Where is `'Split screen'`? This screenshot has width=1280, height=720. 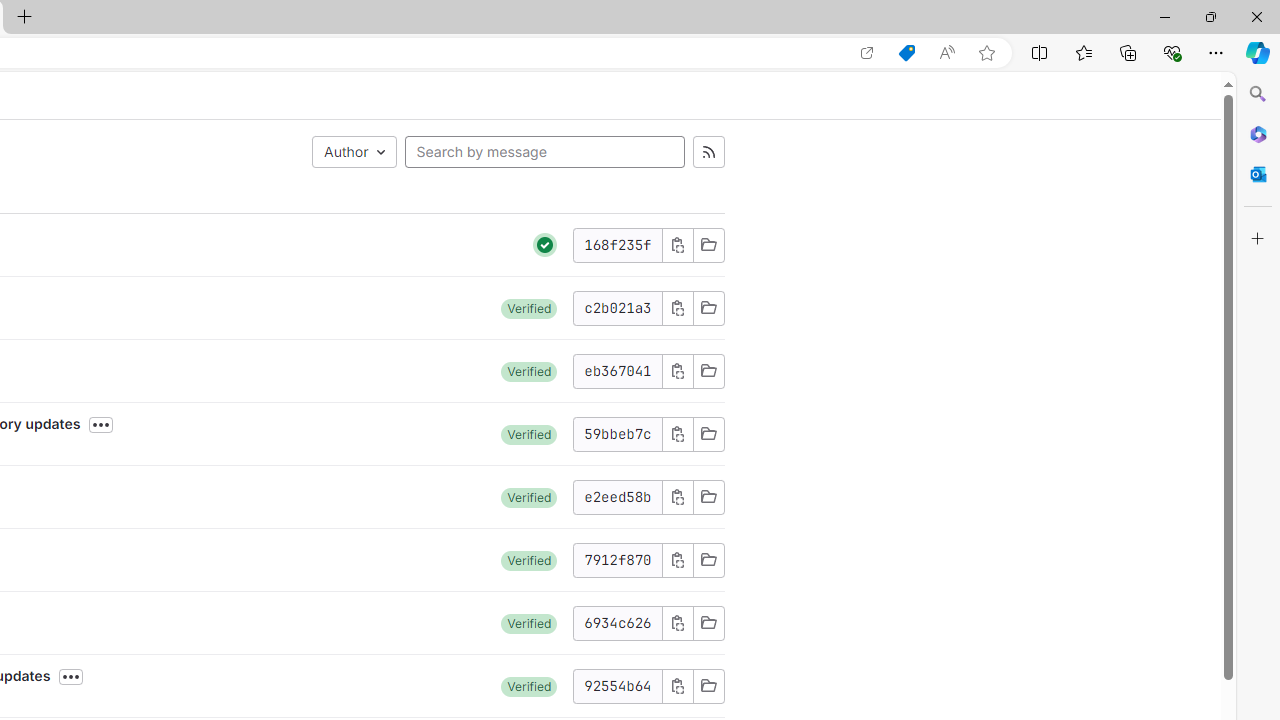
'Split screen' is located at coordinates (1040, 51).